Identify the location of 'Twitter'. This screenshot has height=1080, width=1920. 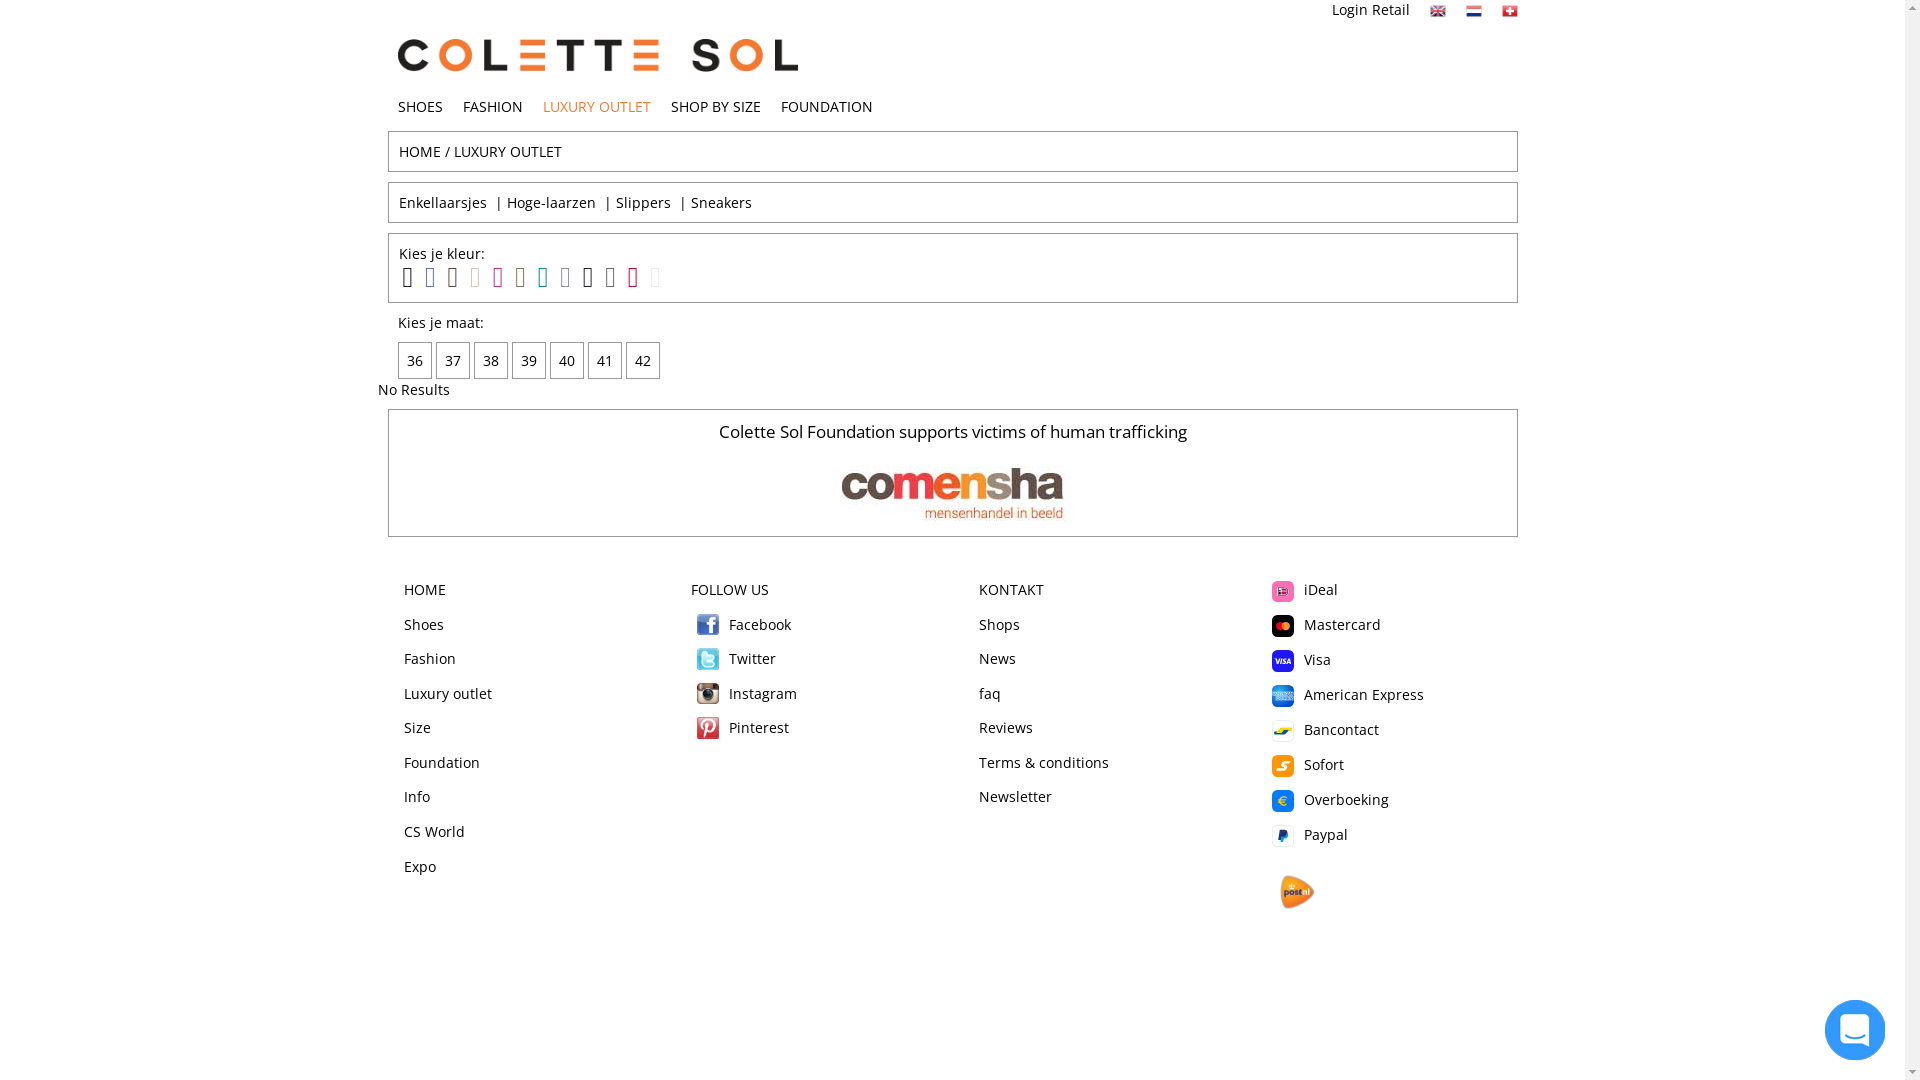
(708, 659).